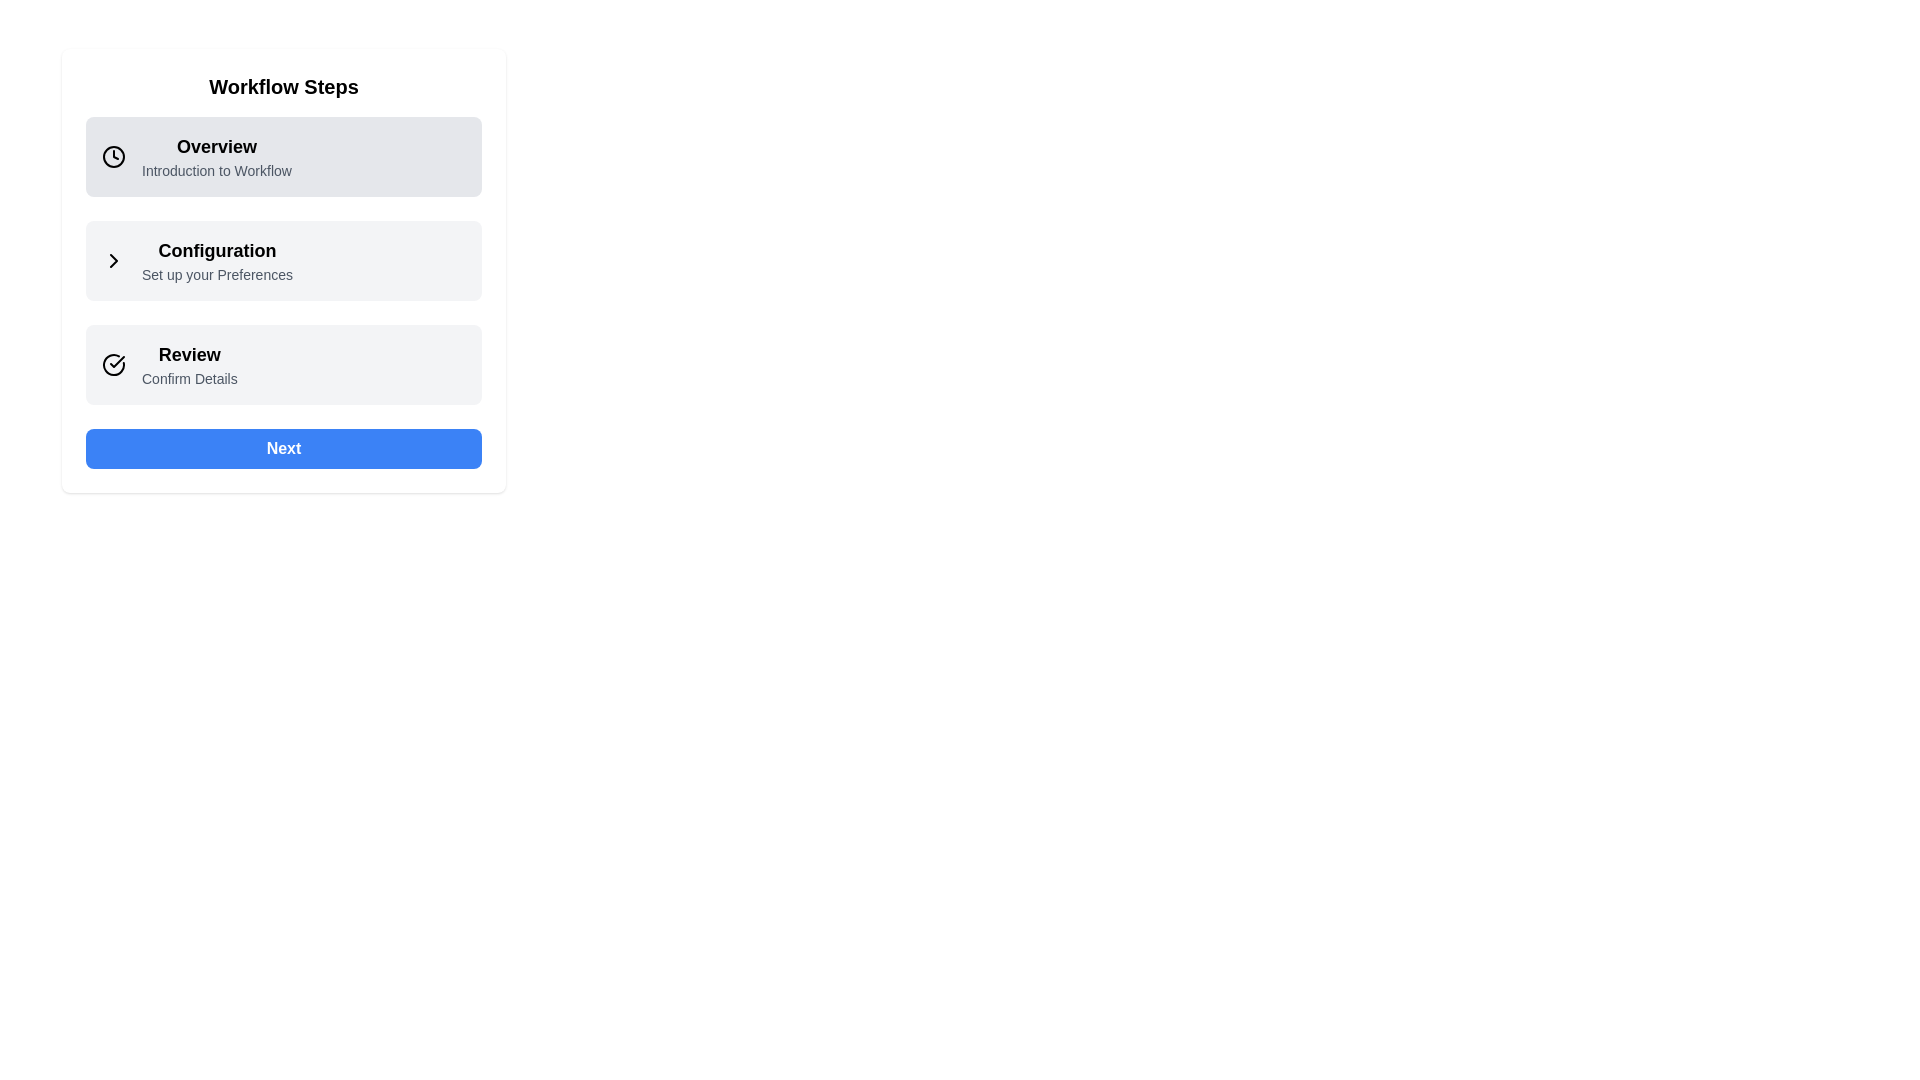 The width and height of the screenshot is (1920, 1080). What do you see at coordinates (216, 145) in the screenshot?
I see `text content of the title or header label located at the top-left of the 'Workflow Steps' section, positioned above the 'Introduction to Workflow' subtext` at bounding box center [216, 145].